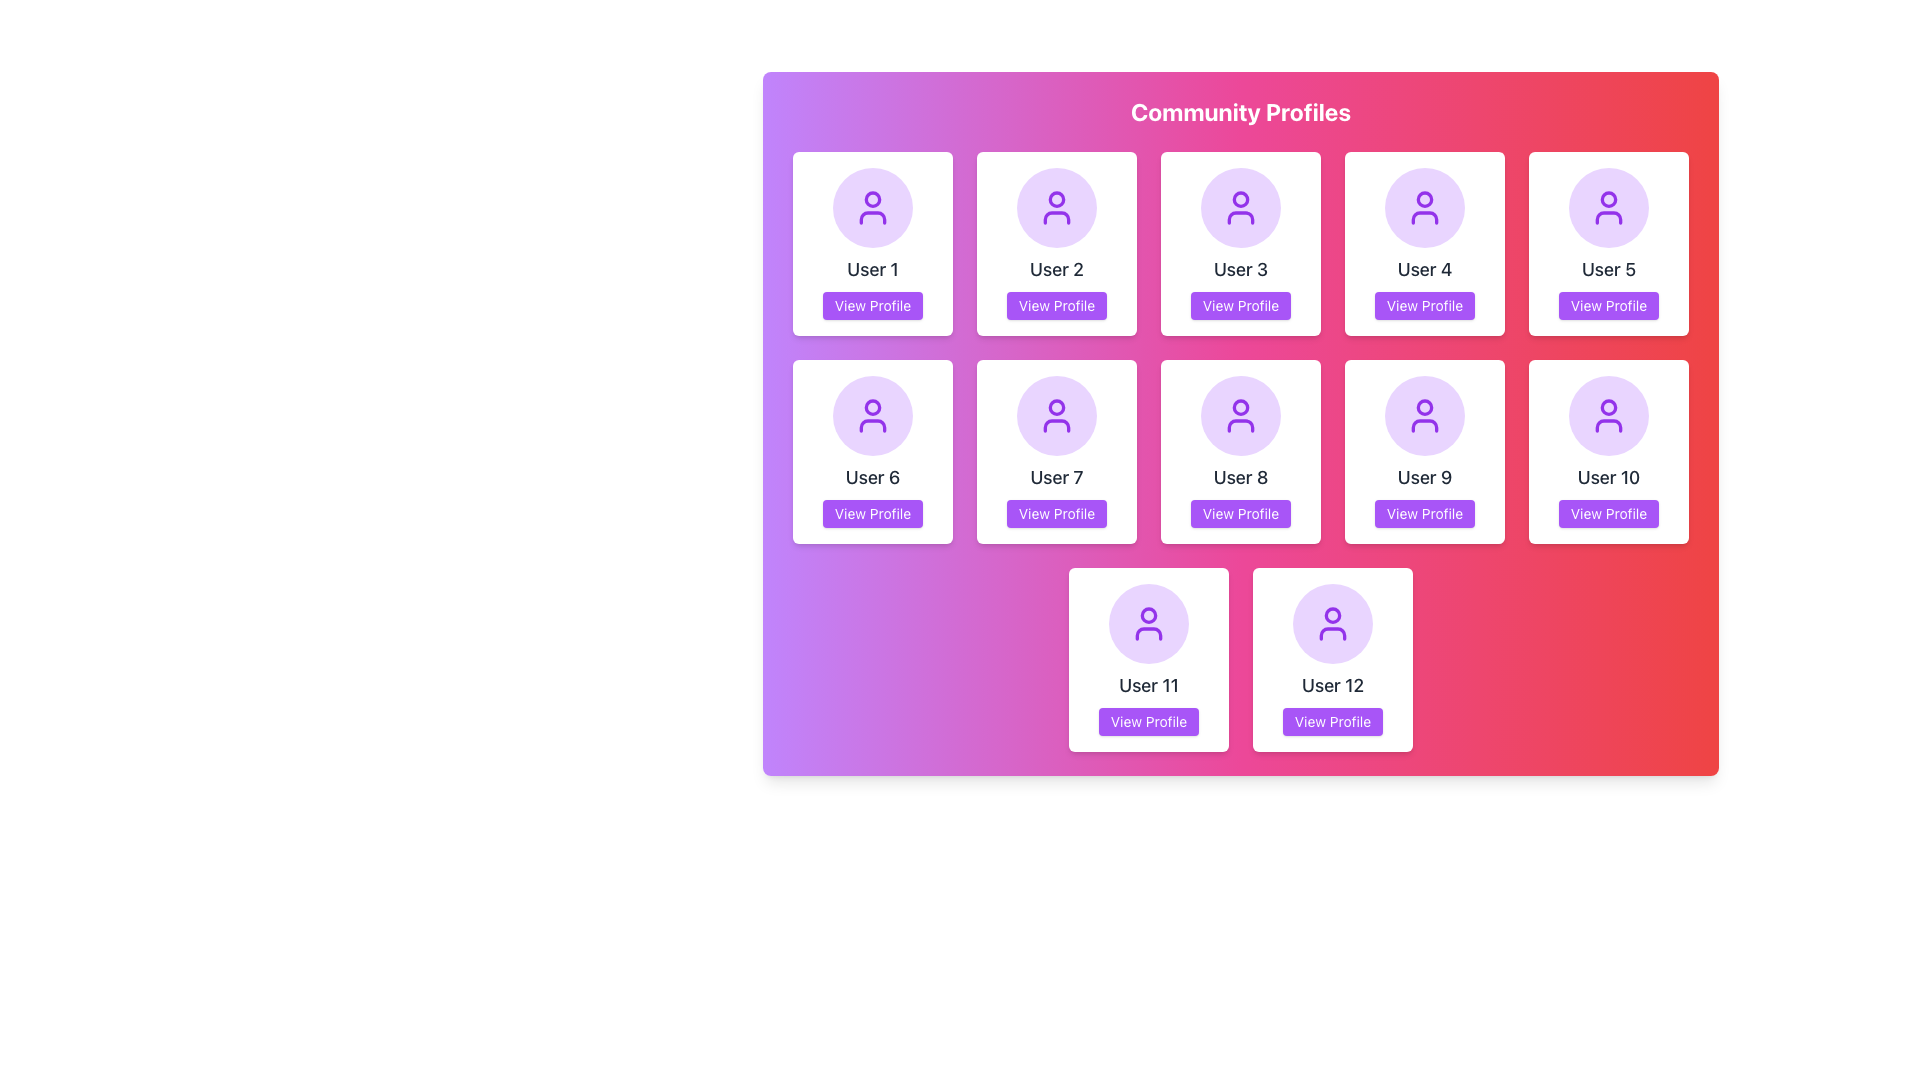 The height and width of the screenshot is (1080, 1920). Describe the element at coordinates (1333, 659) in the screenshot. I see `displayed user information from the card containing the avatar, label 'User 12', and button 'View Profile', which is the twelfth card in a 4x3 grid layout` at that location.